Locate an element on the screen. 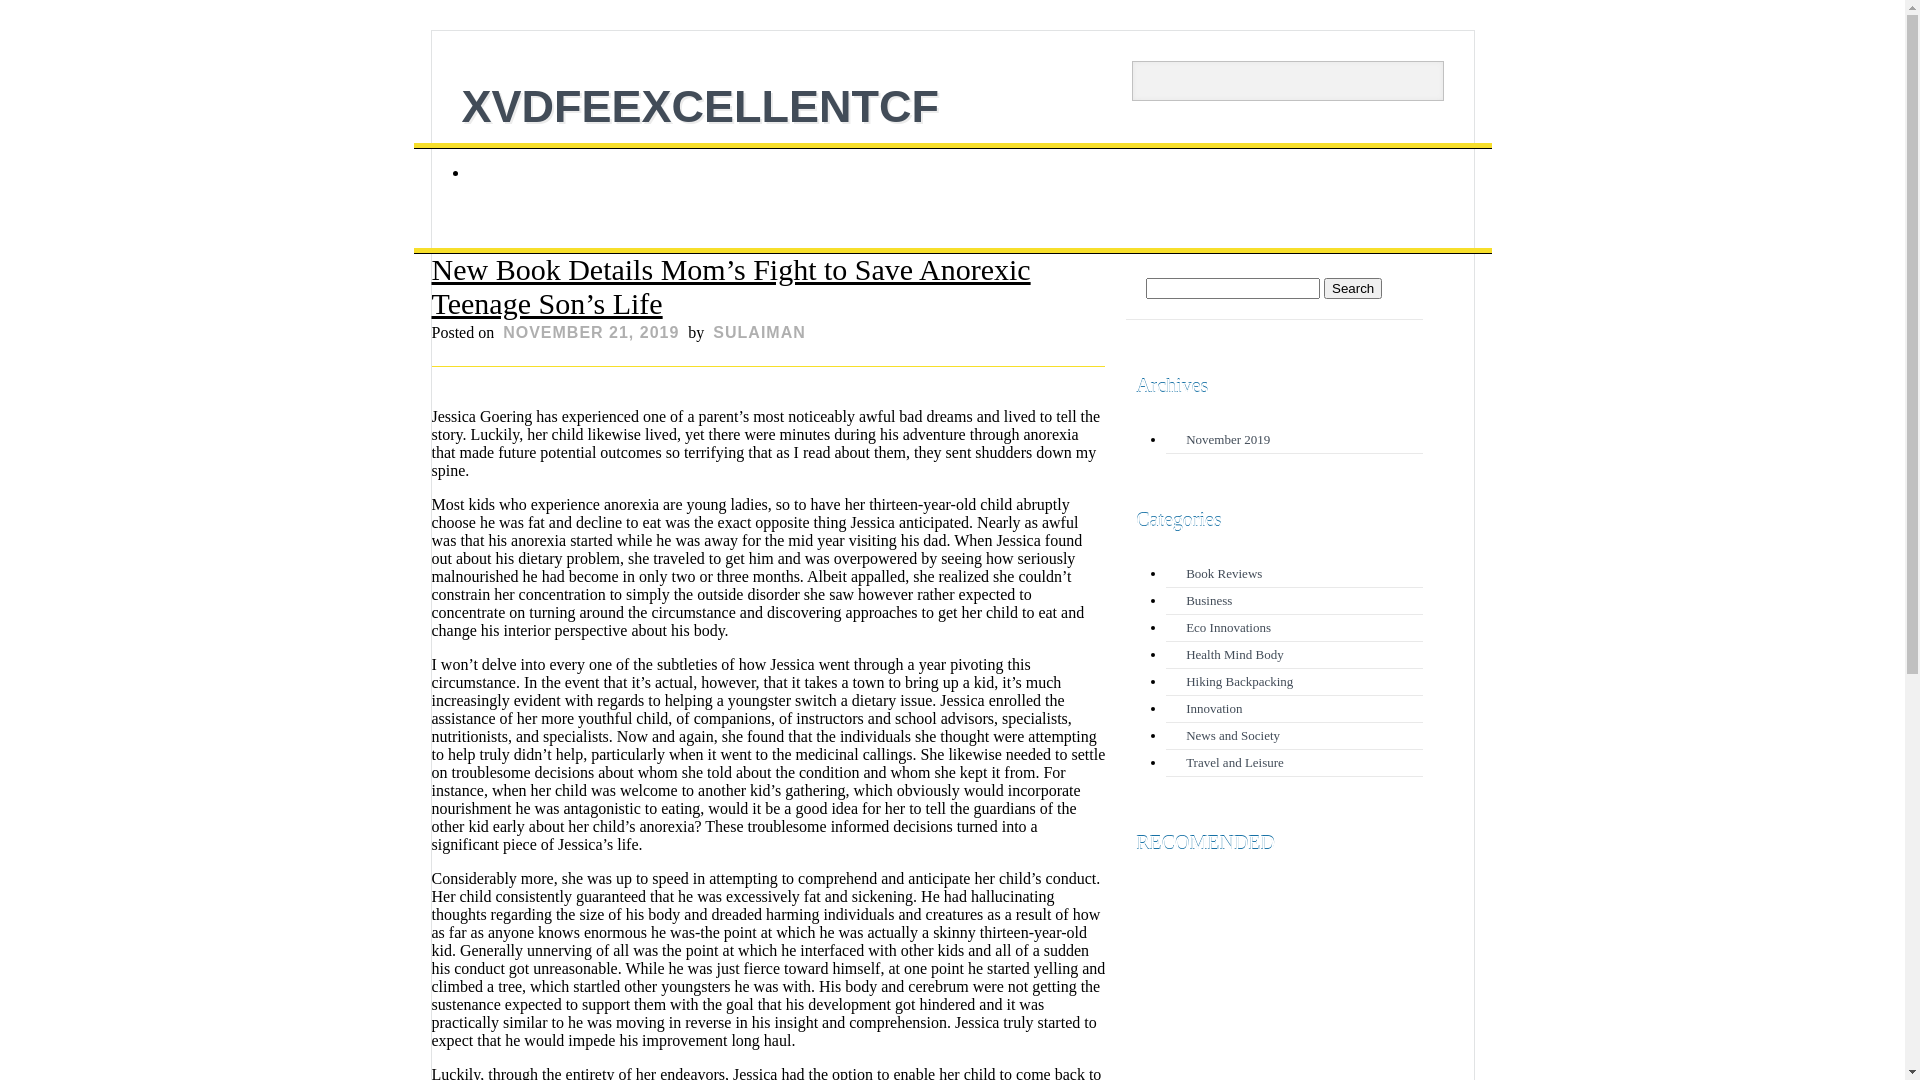 The image size is (1920, 1080). 'News and Society' is located at coordinates (1185, 735).